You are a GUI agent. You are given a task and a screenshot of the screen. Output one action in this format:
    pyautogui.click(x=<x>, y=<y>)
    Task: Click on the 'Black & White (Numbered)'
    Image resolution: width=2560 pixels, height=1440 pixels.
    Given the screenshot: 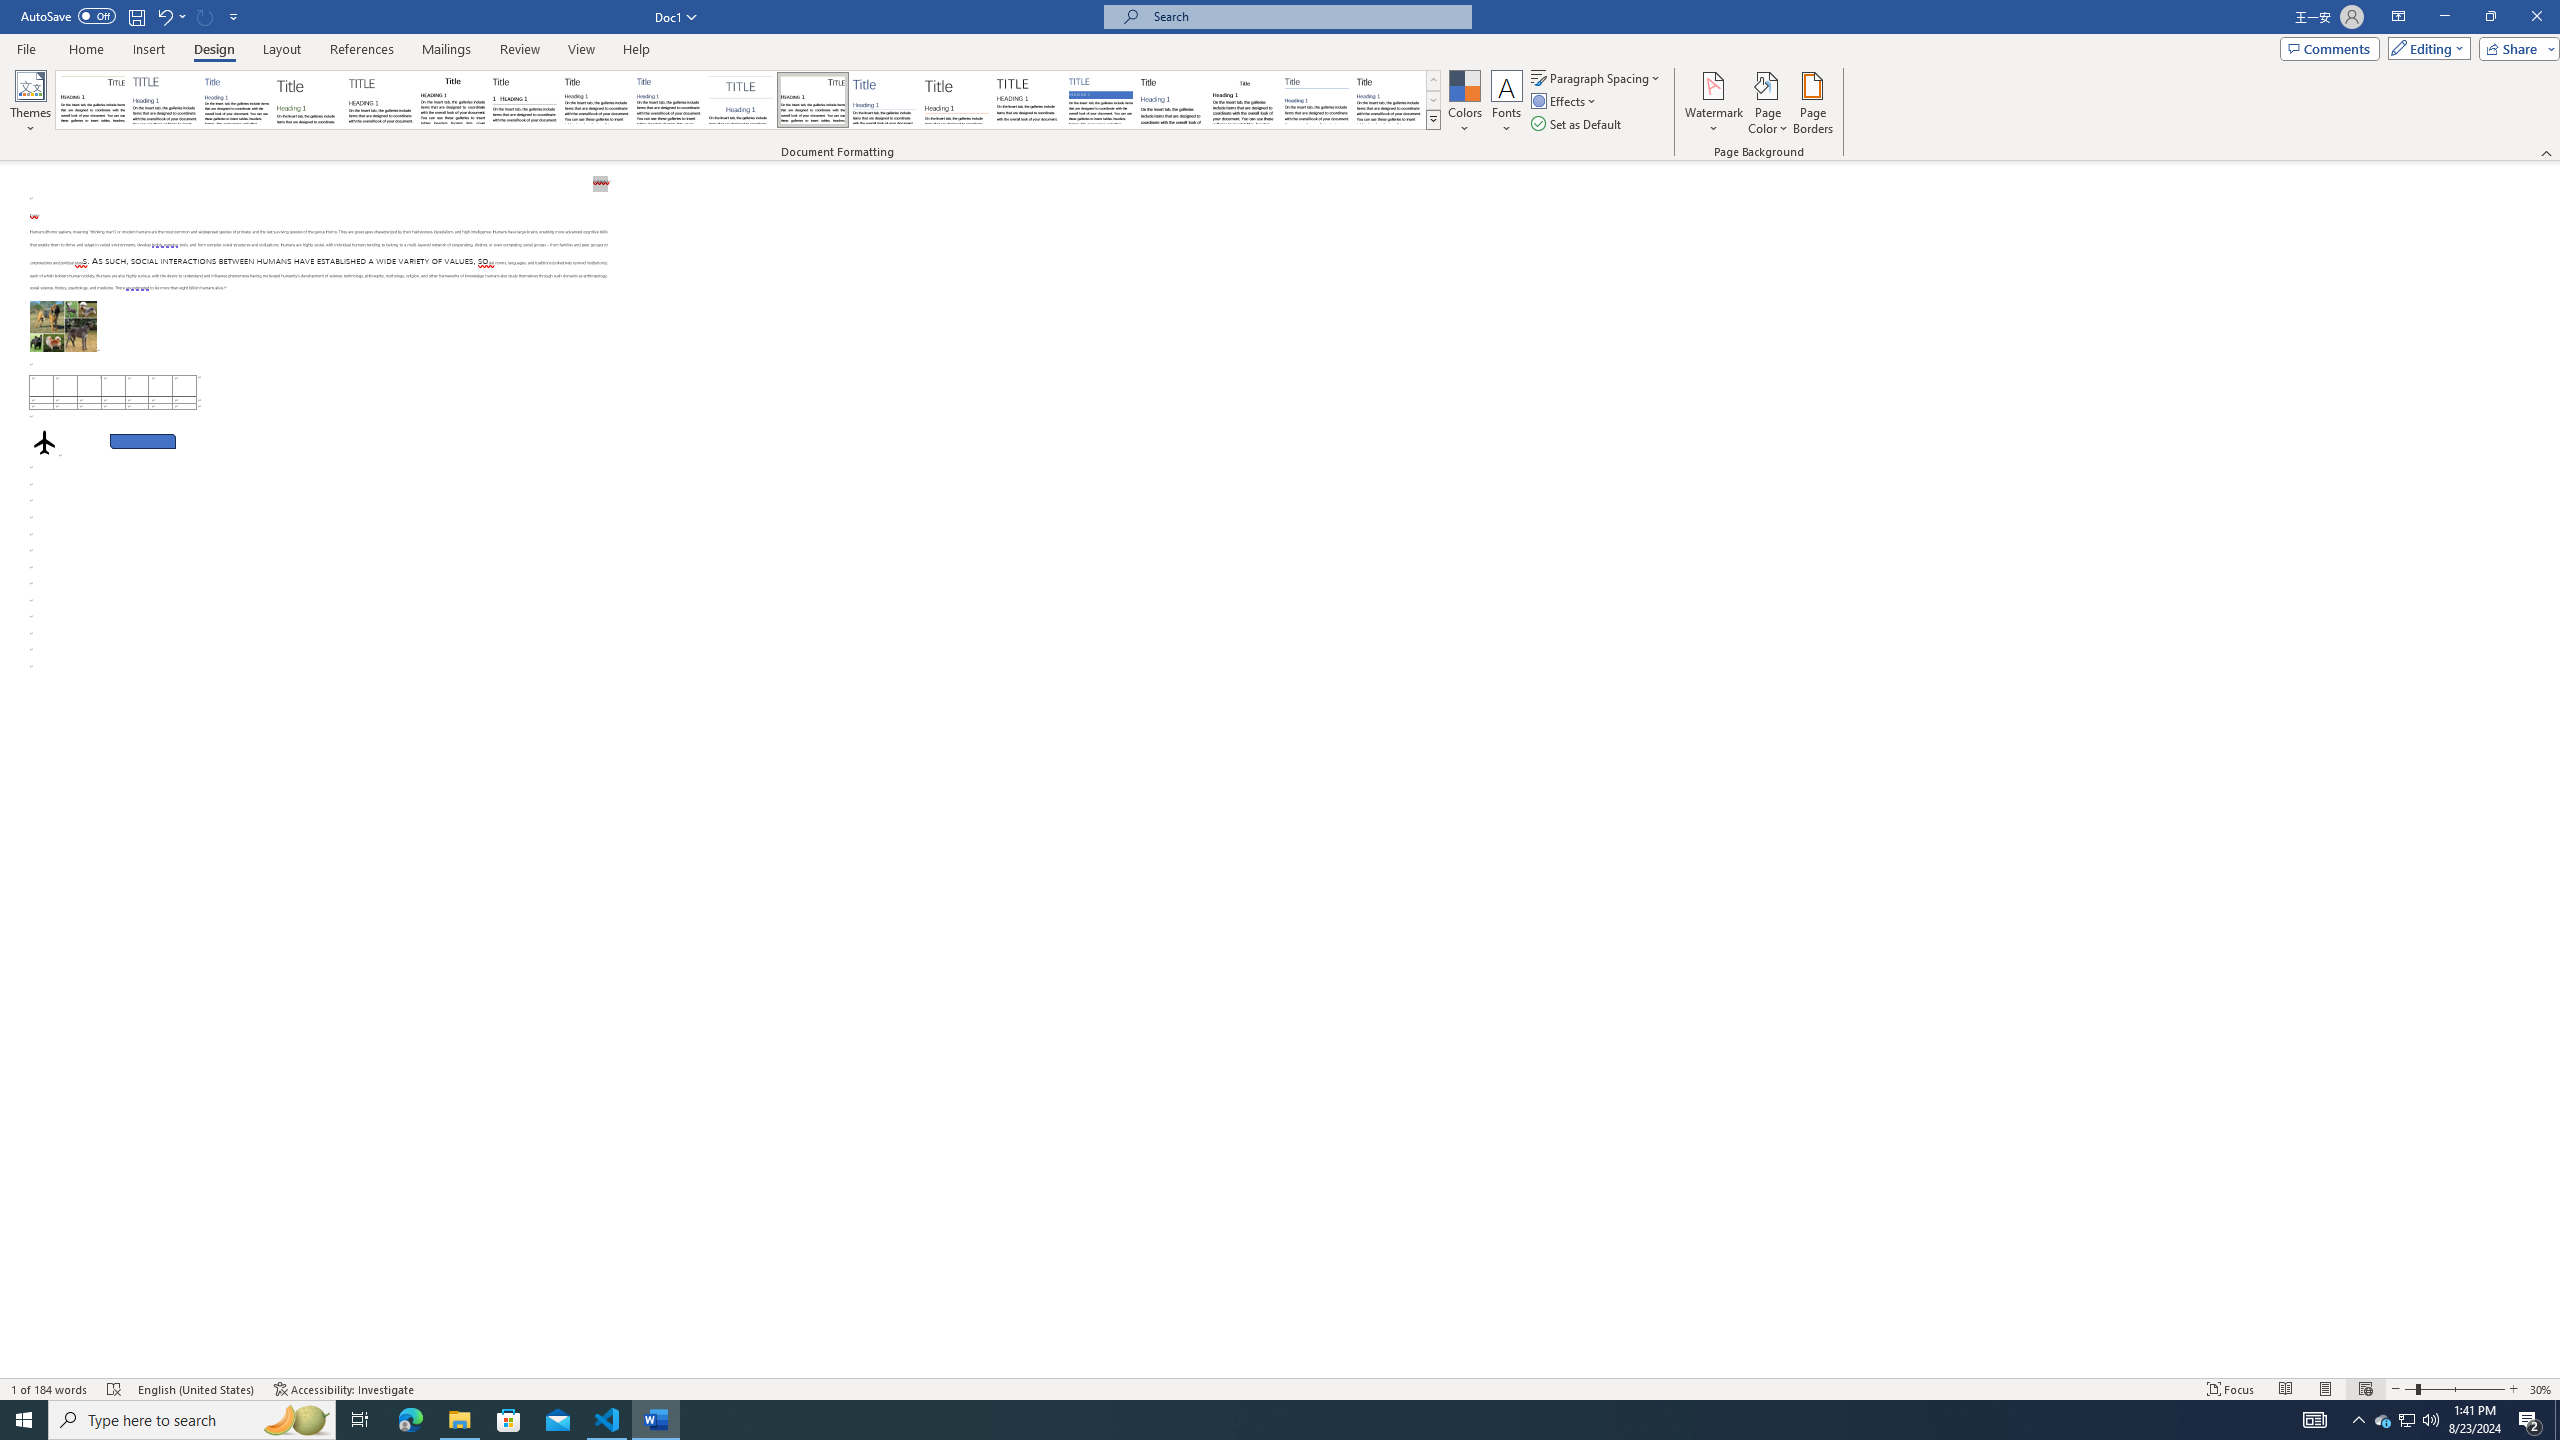 What is the action you would take?
    pyautogui.click(x=523, y=99)
    